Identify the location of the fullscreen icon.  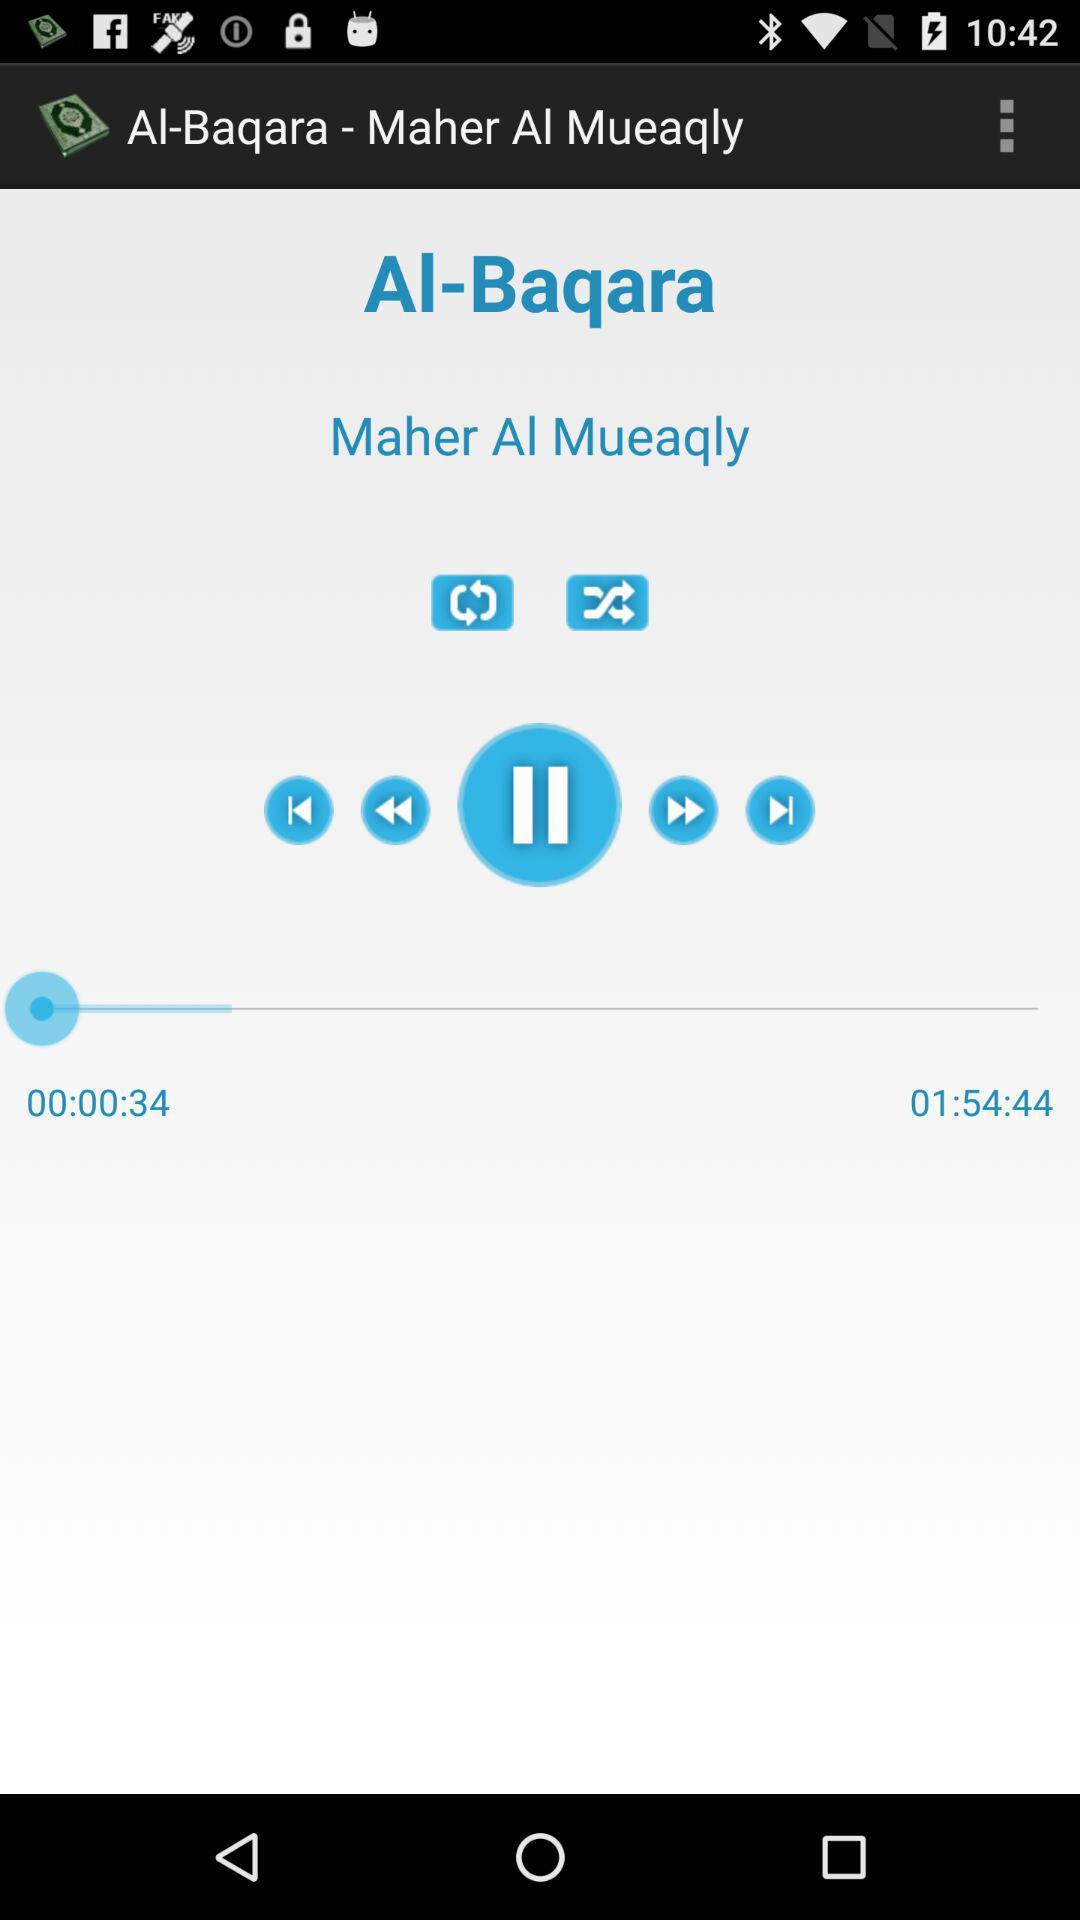
(606, 644).